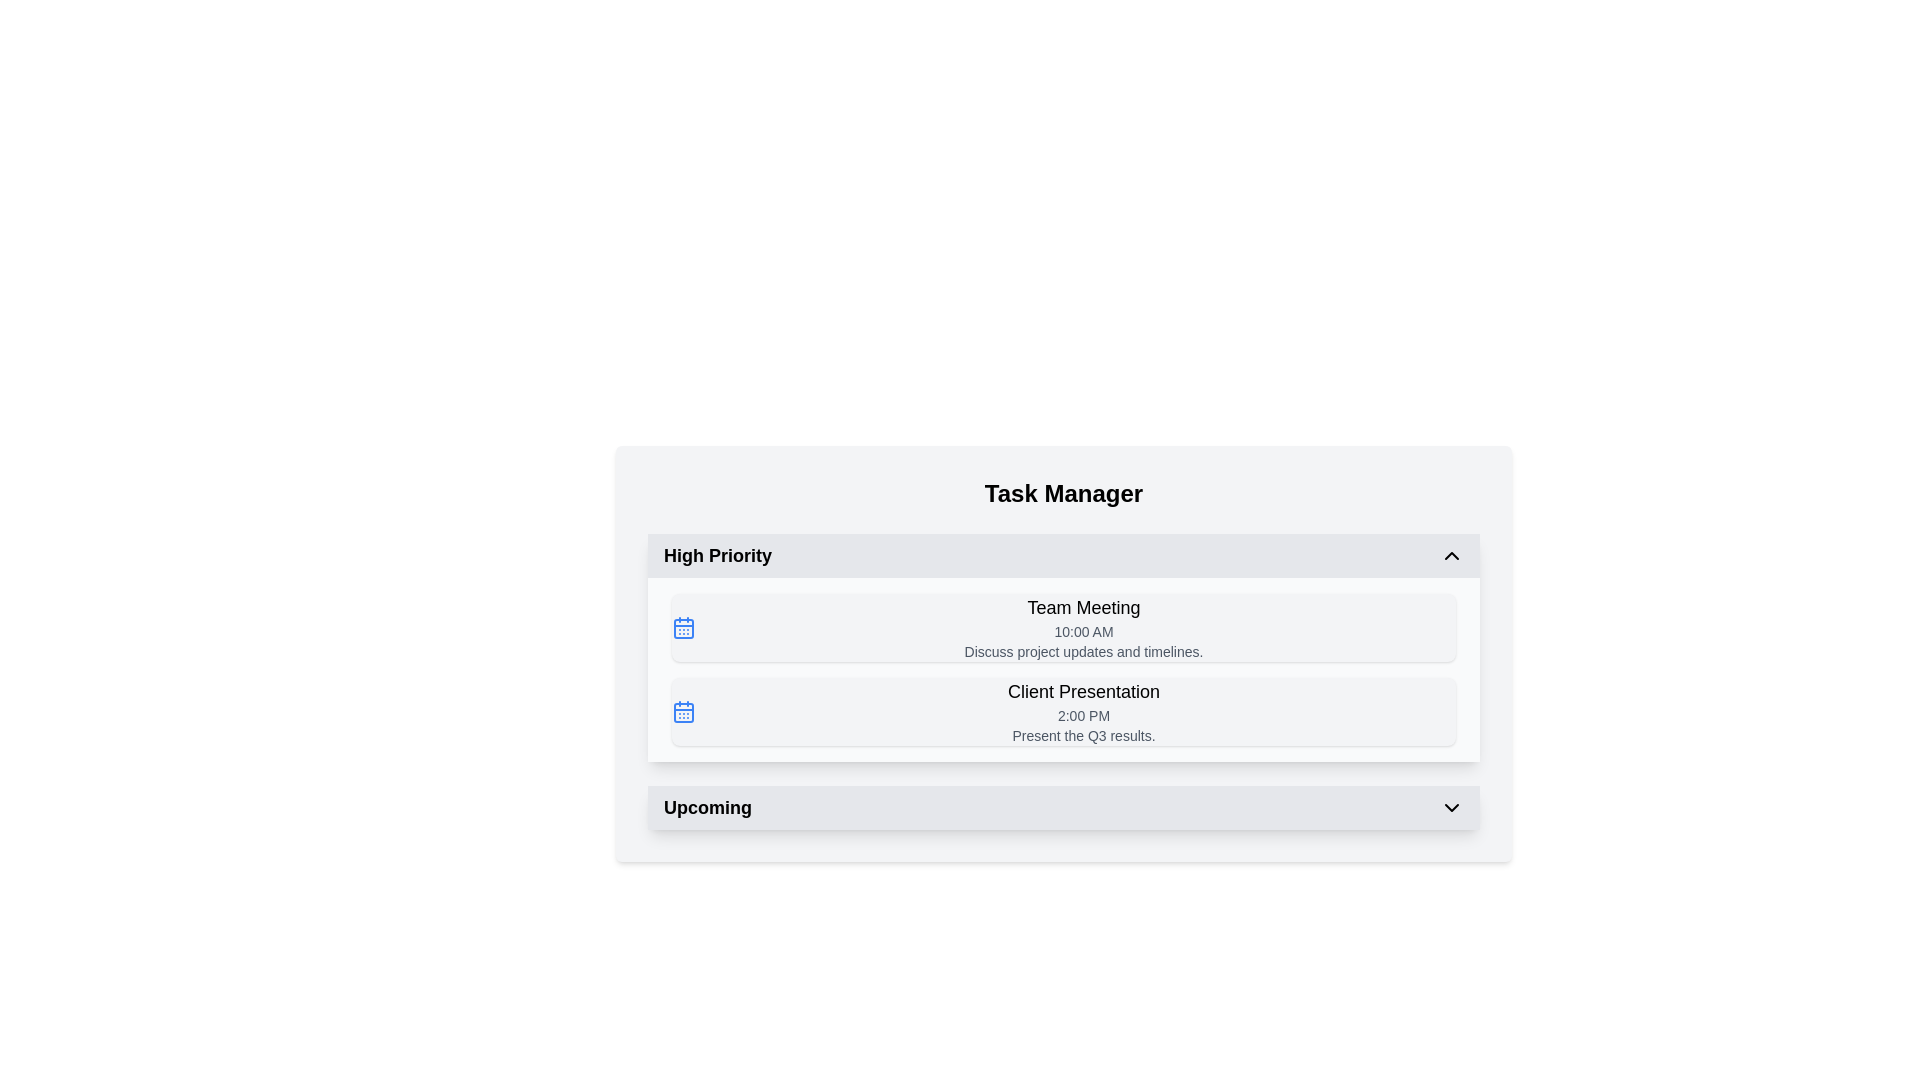 Image resolution: width=1920 pixels, height=1080 pixels. What do you see at coordinates (1063, 627) in the screenshot?
I see `the first task in the 'High Priority' section of the 'Task Manager' interface, which displays details of a scheduled 'Team Meeting'` at bounding box center [1063, 627].